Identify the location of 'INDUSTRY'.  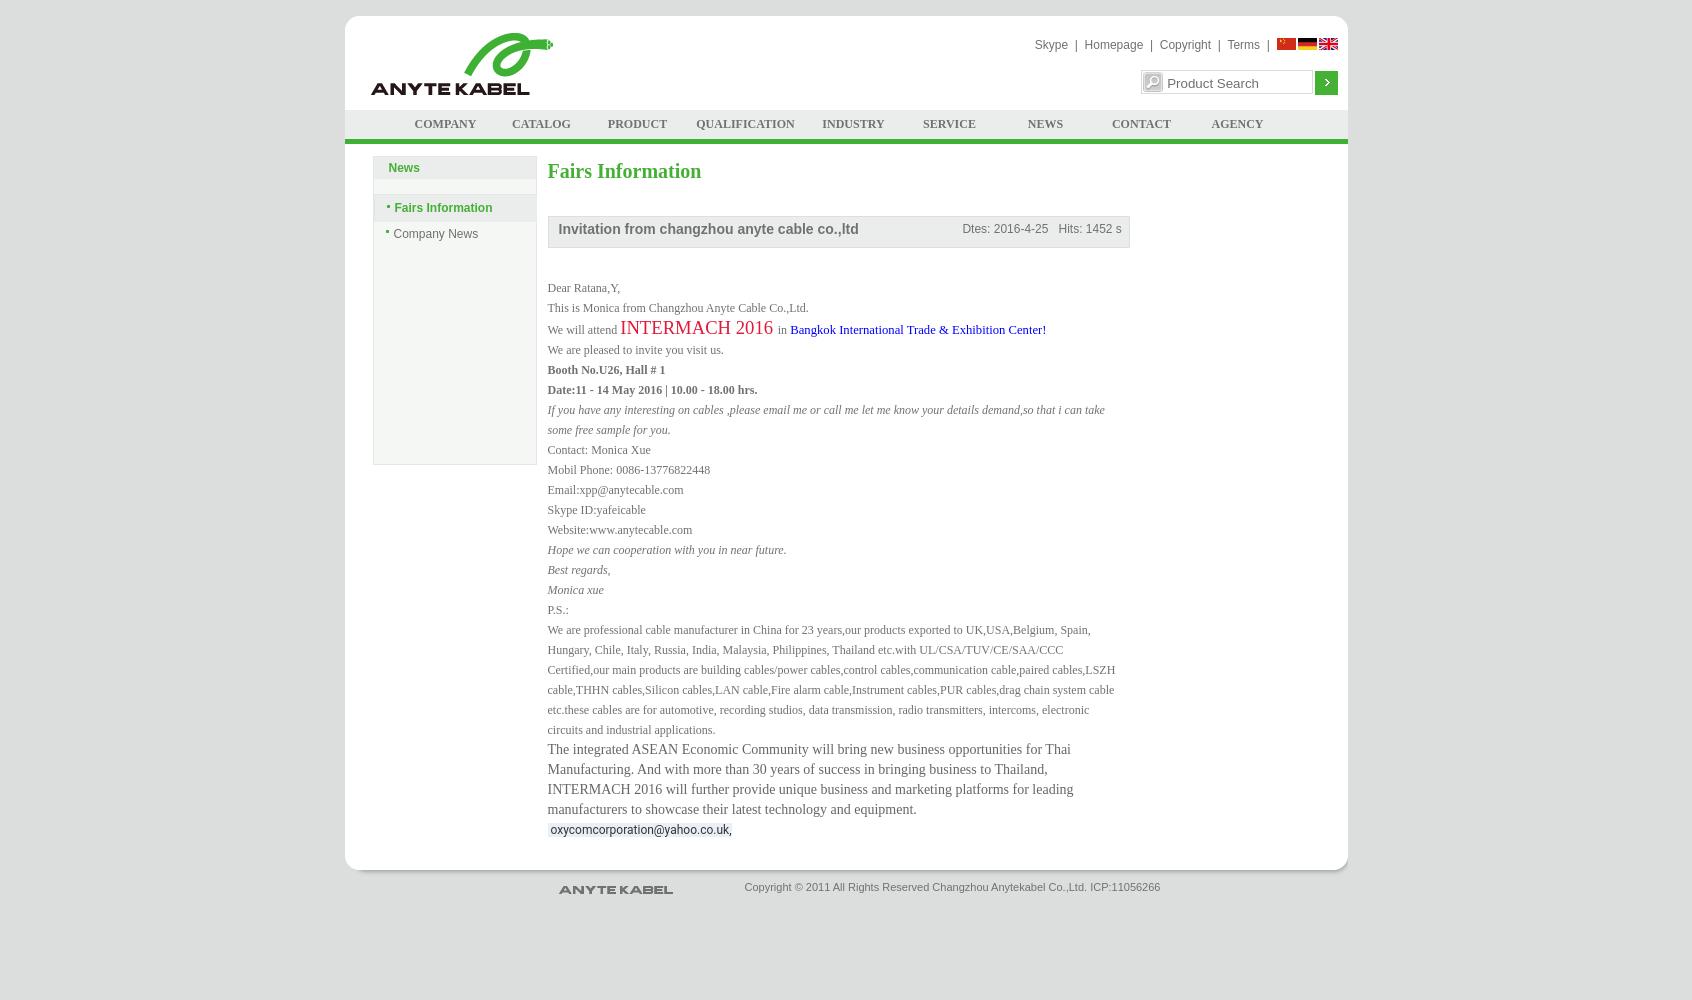
(851, 123).